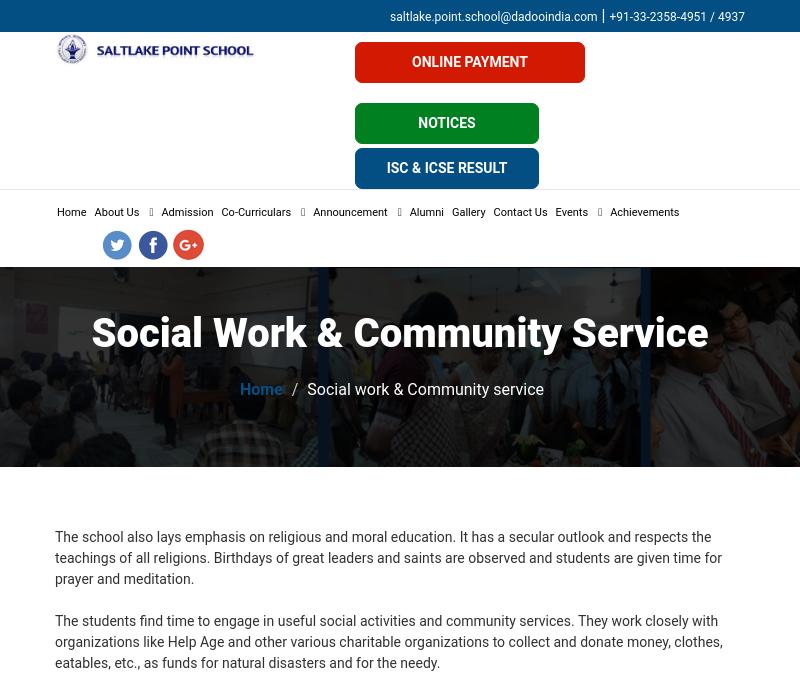  Describe the element at coordinates (255, 212) in the screenshot. I see `'Co-Curriculars'` at that location.